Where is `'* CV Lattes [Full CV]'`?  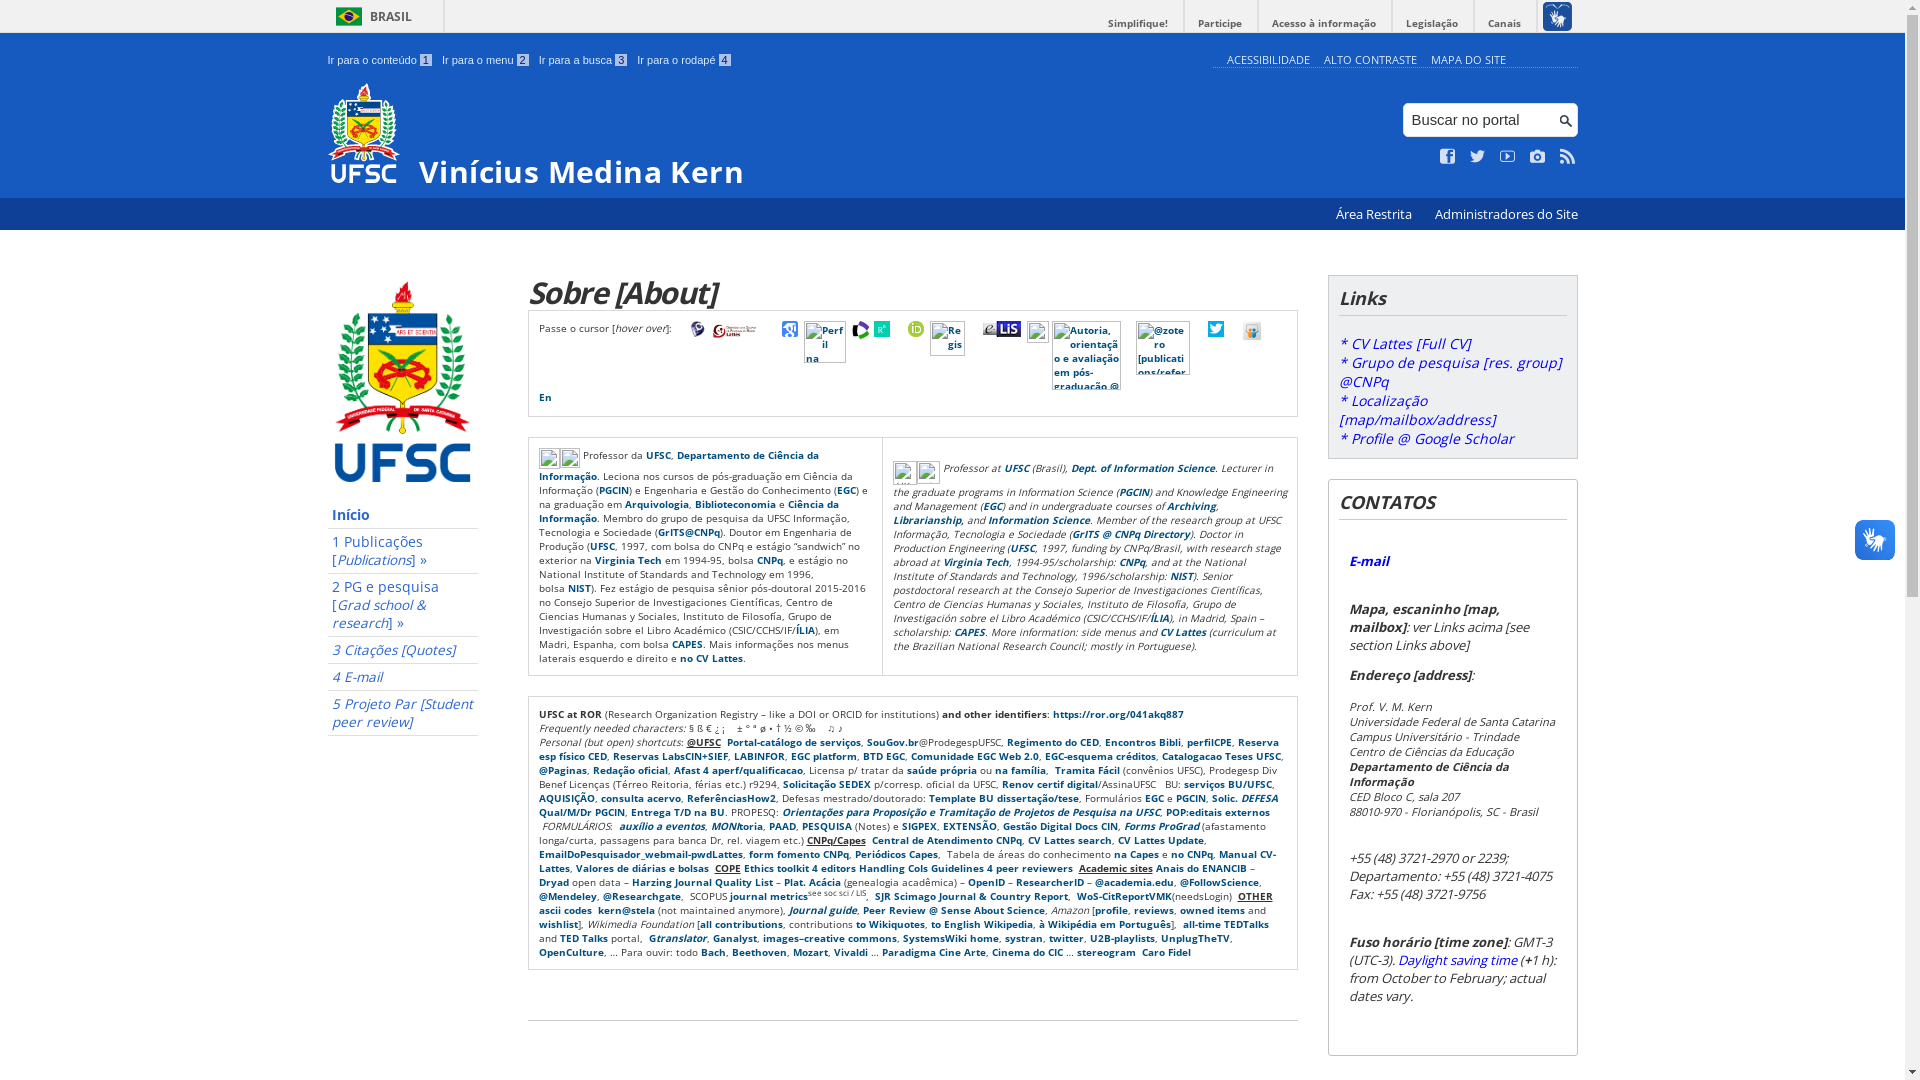 '* CV Lattes [Full CV]' is located at coordinates (1338, 342).